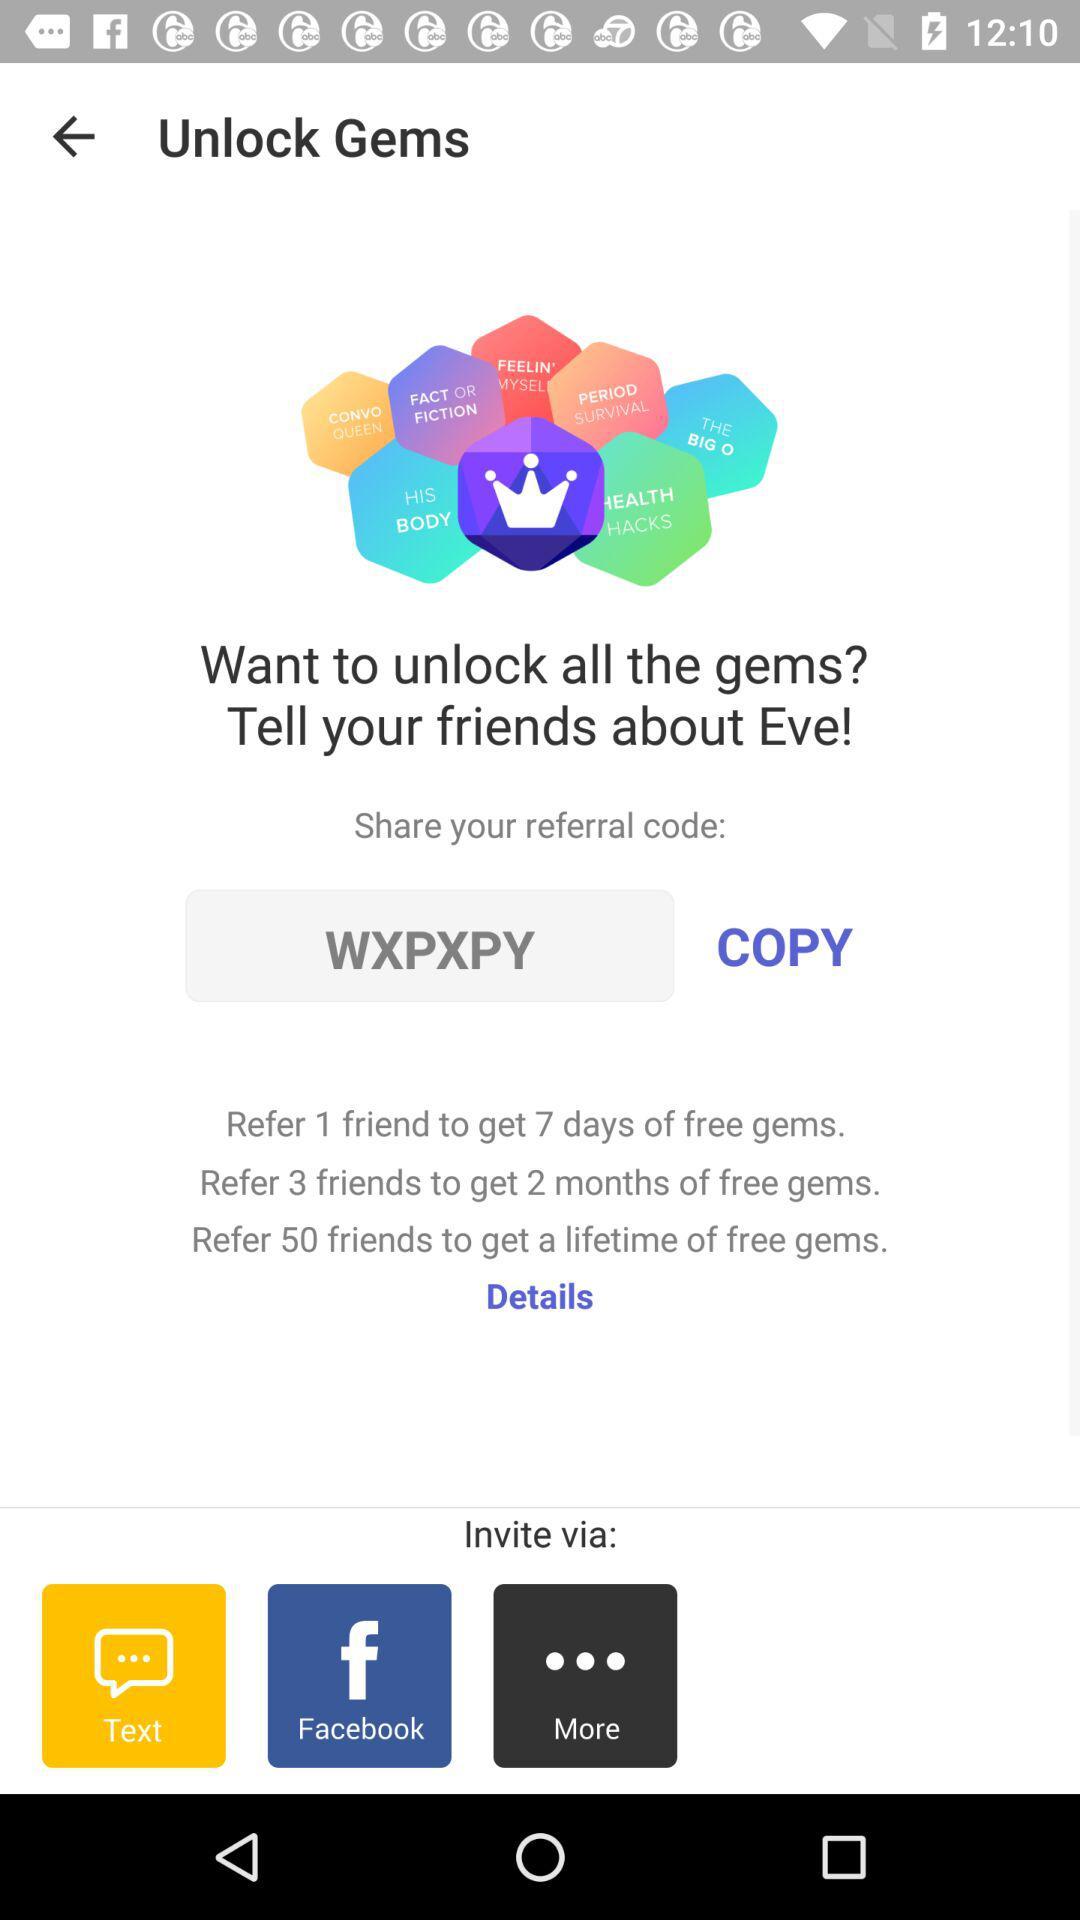 The height and width of the screenshot is (1920, 1080). I want to click on item below the invite via:, so click(358, 1675).